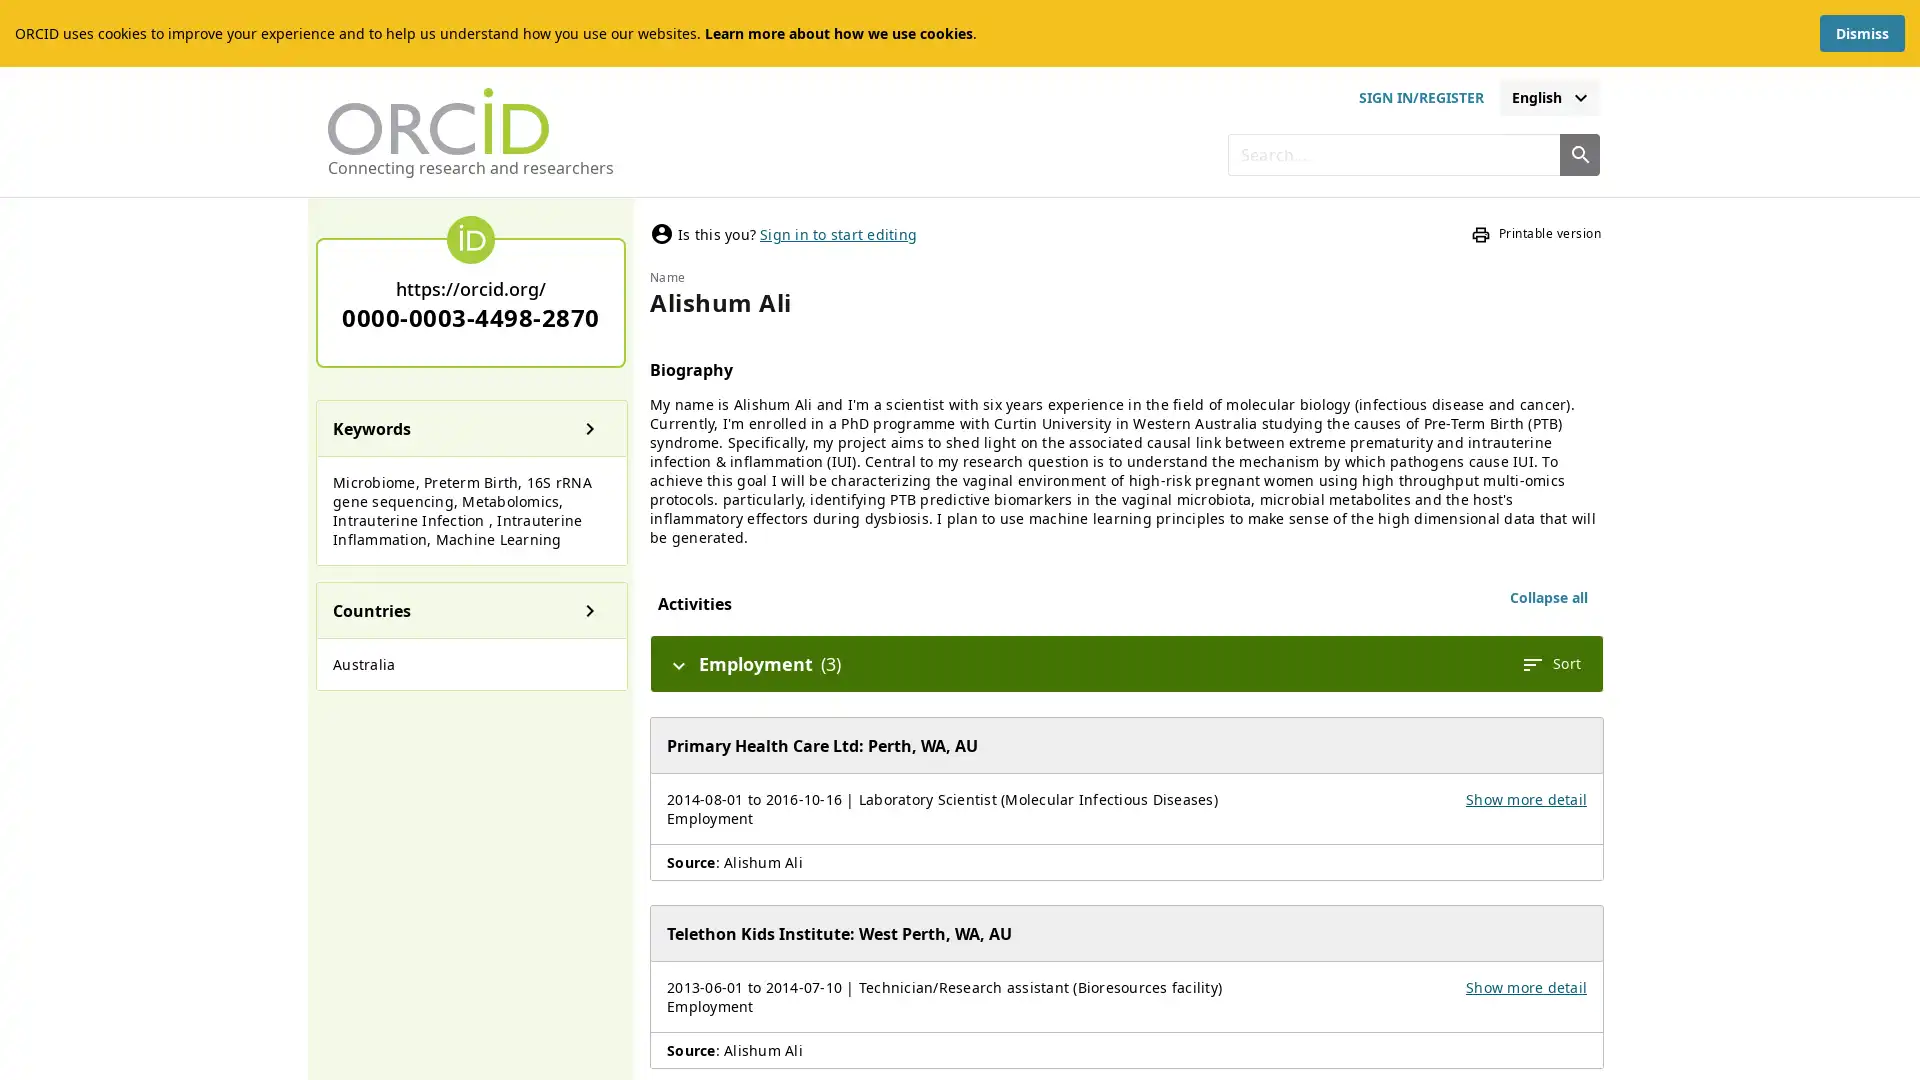  What do you see at coordinates (1535, 233) in the screenshot?
I see `Printable version` at bounding box center [1535, 233].